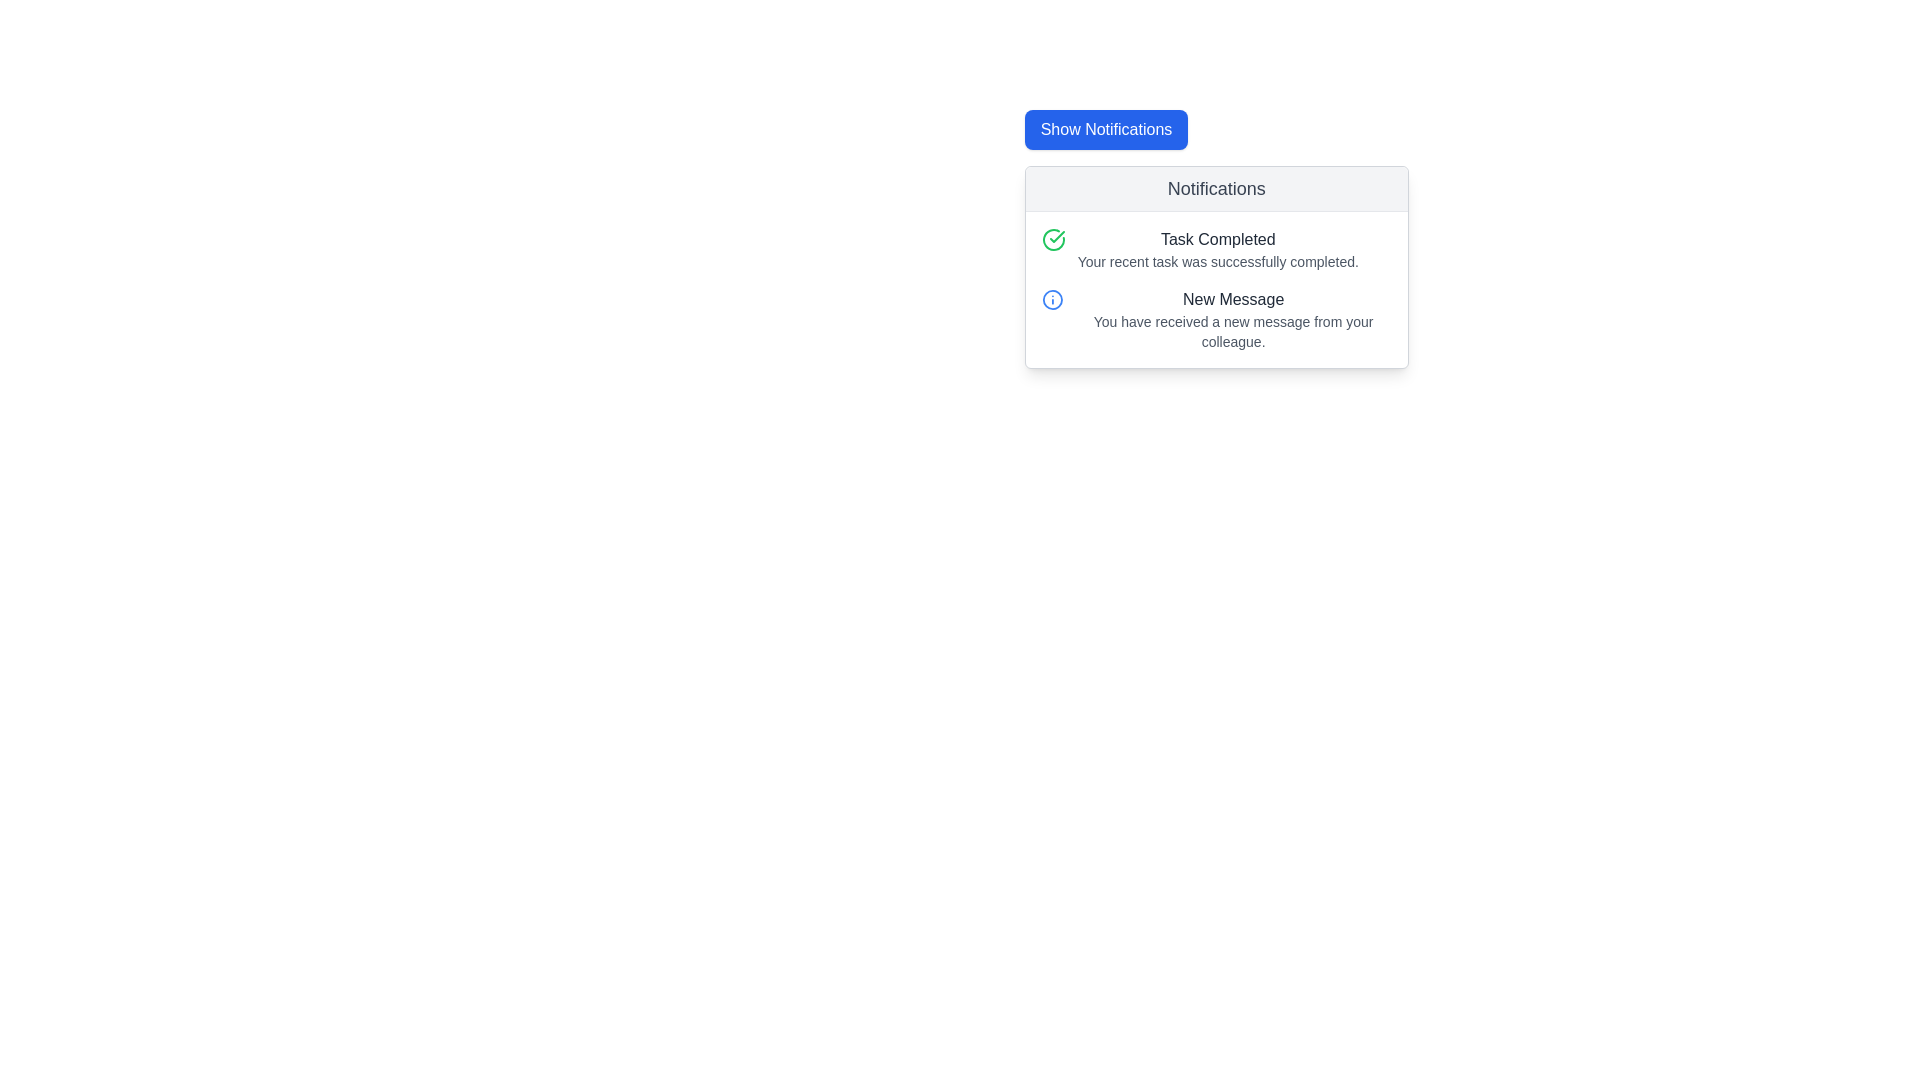 The height and width of the screenshot is (1080, 1920). Describe the element at coordinates (1215, 189) in the screenshot. I see `the 'Notifications' header section, which has a light gray background, rounded corners, and bold dark gray text` at that location.